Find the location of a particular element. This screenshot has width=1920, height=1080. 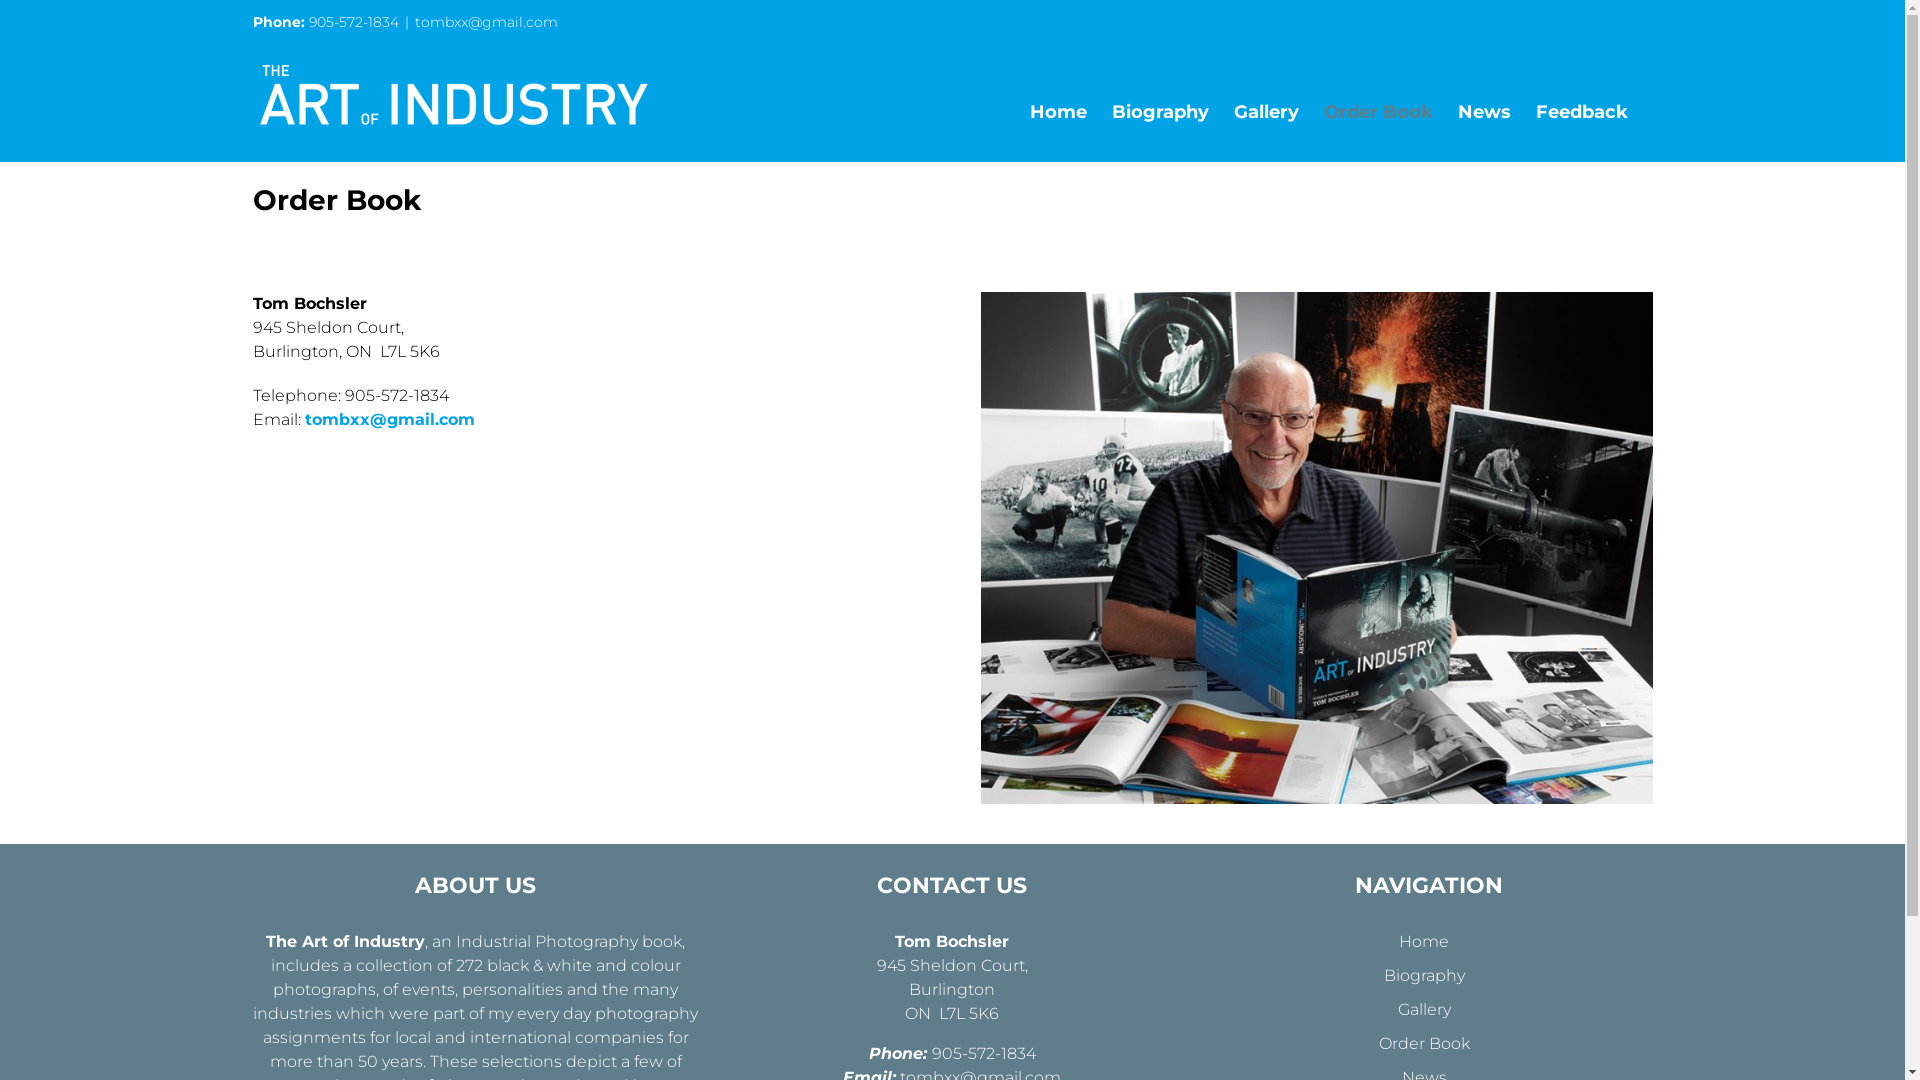

'Home' is located at coordinates (1423, 941).